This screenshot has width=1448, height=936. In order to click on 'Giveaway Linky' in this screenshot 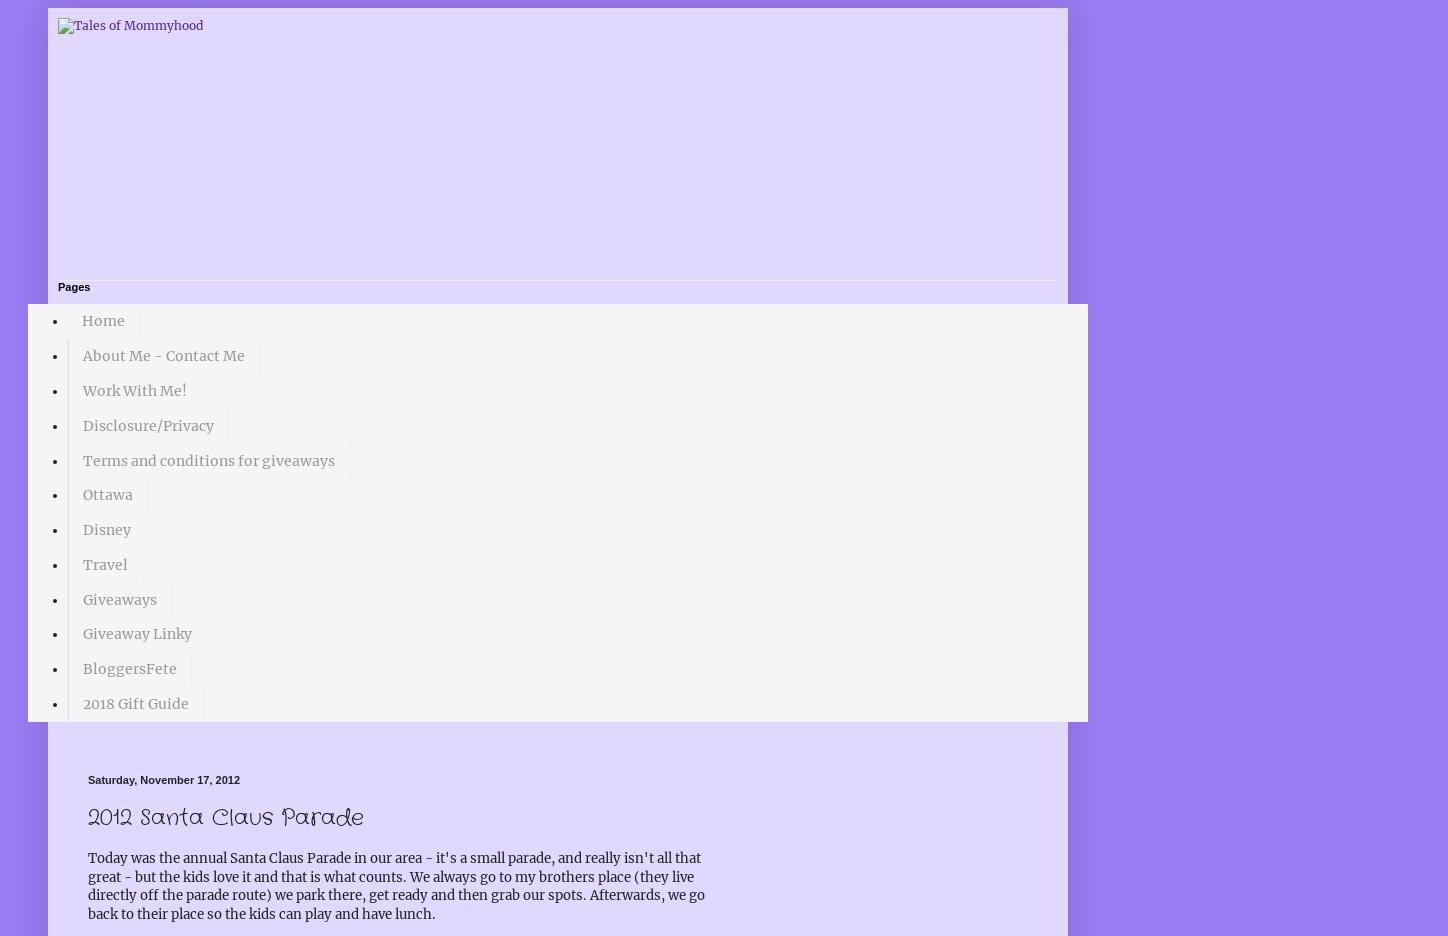, I will do `click(136, 633)`.